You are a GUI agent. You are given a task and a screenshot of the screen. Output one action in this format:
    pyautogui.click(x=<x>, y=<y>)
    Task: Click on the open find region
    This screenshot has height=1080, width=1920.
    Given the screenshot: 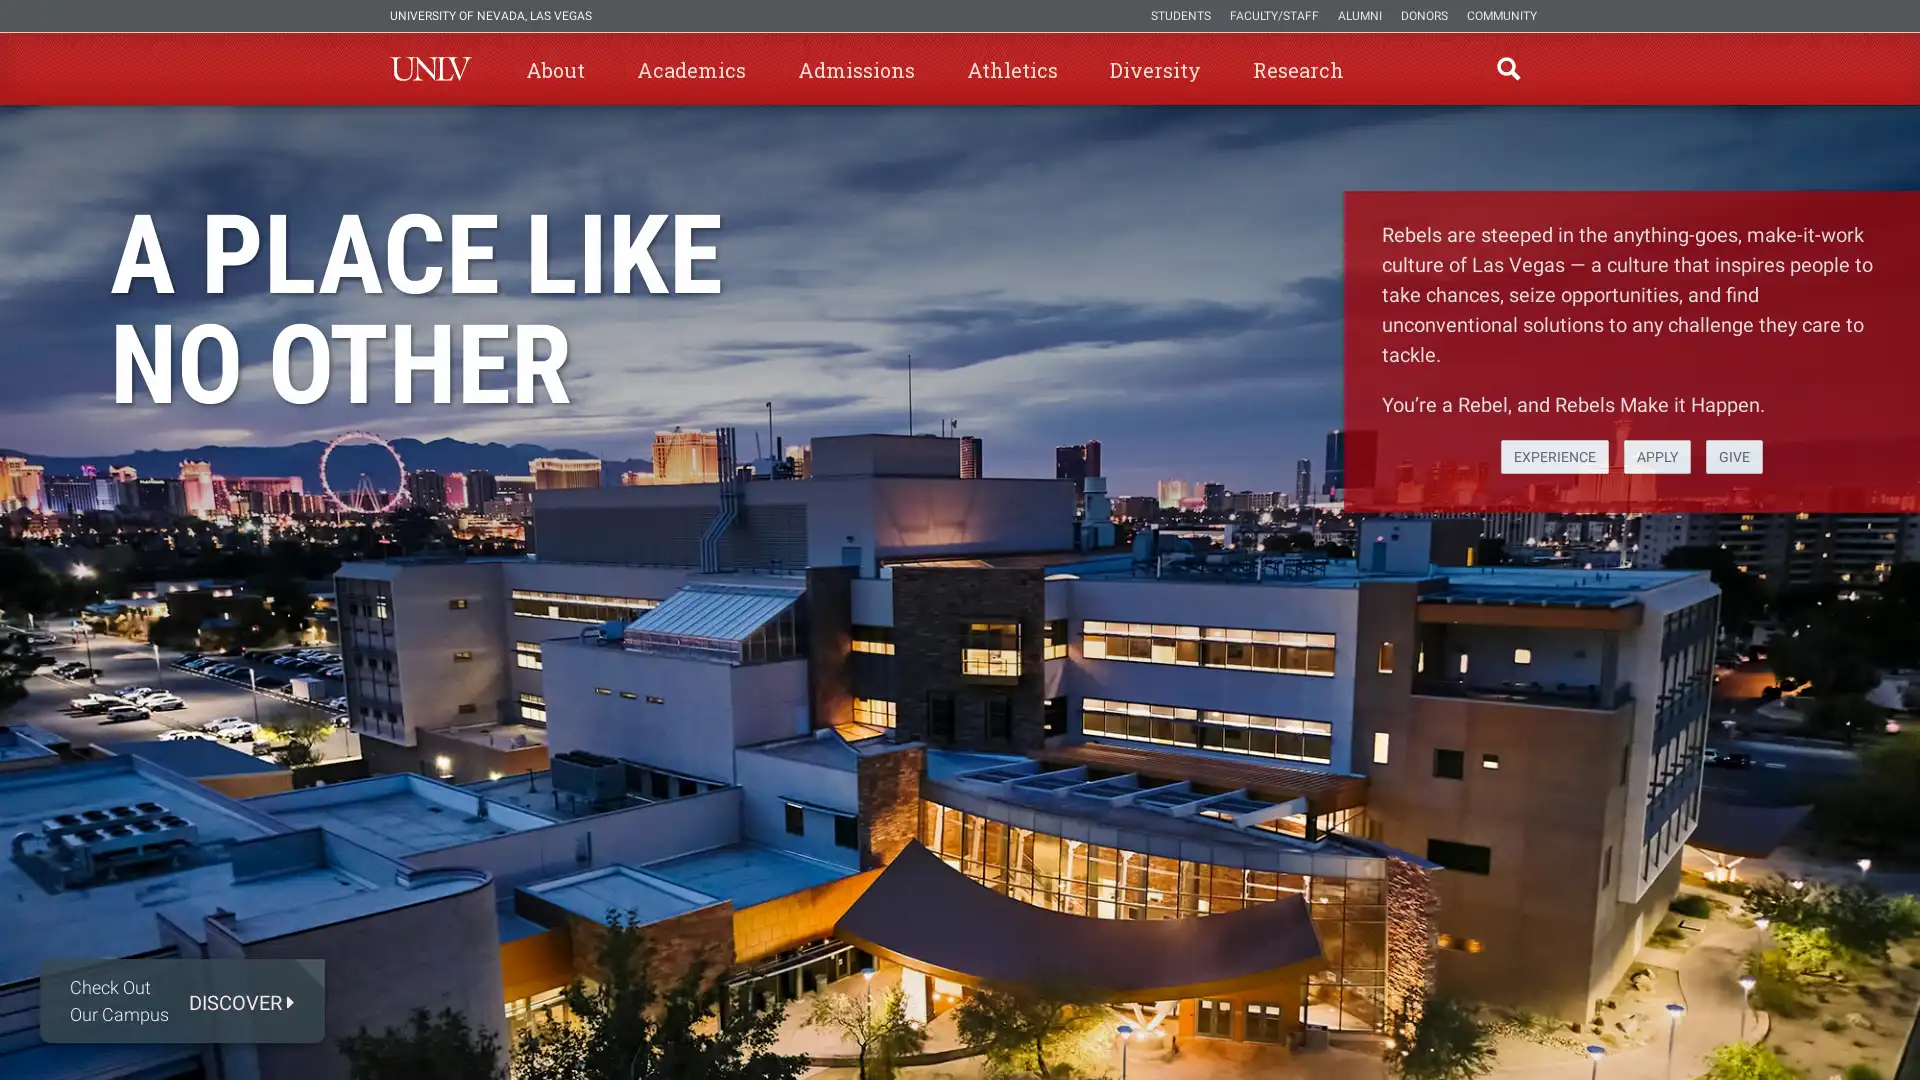 What is the action you would take?
    pyautogui.click(x=1508, y=68)
    